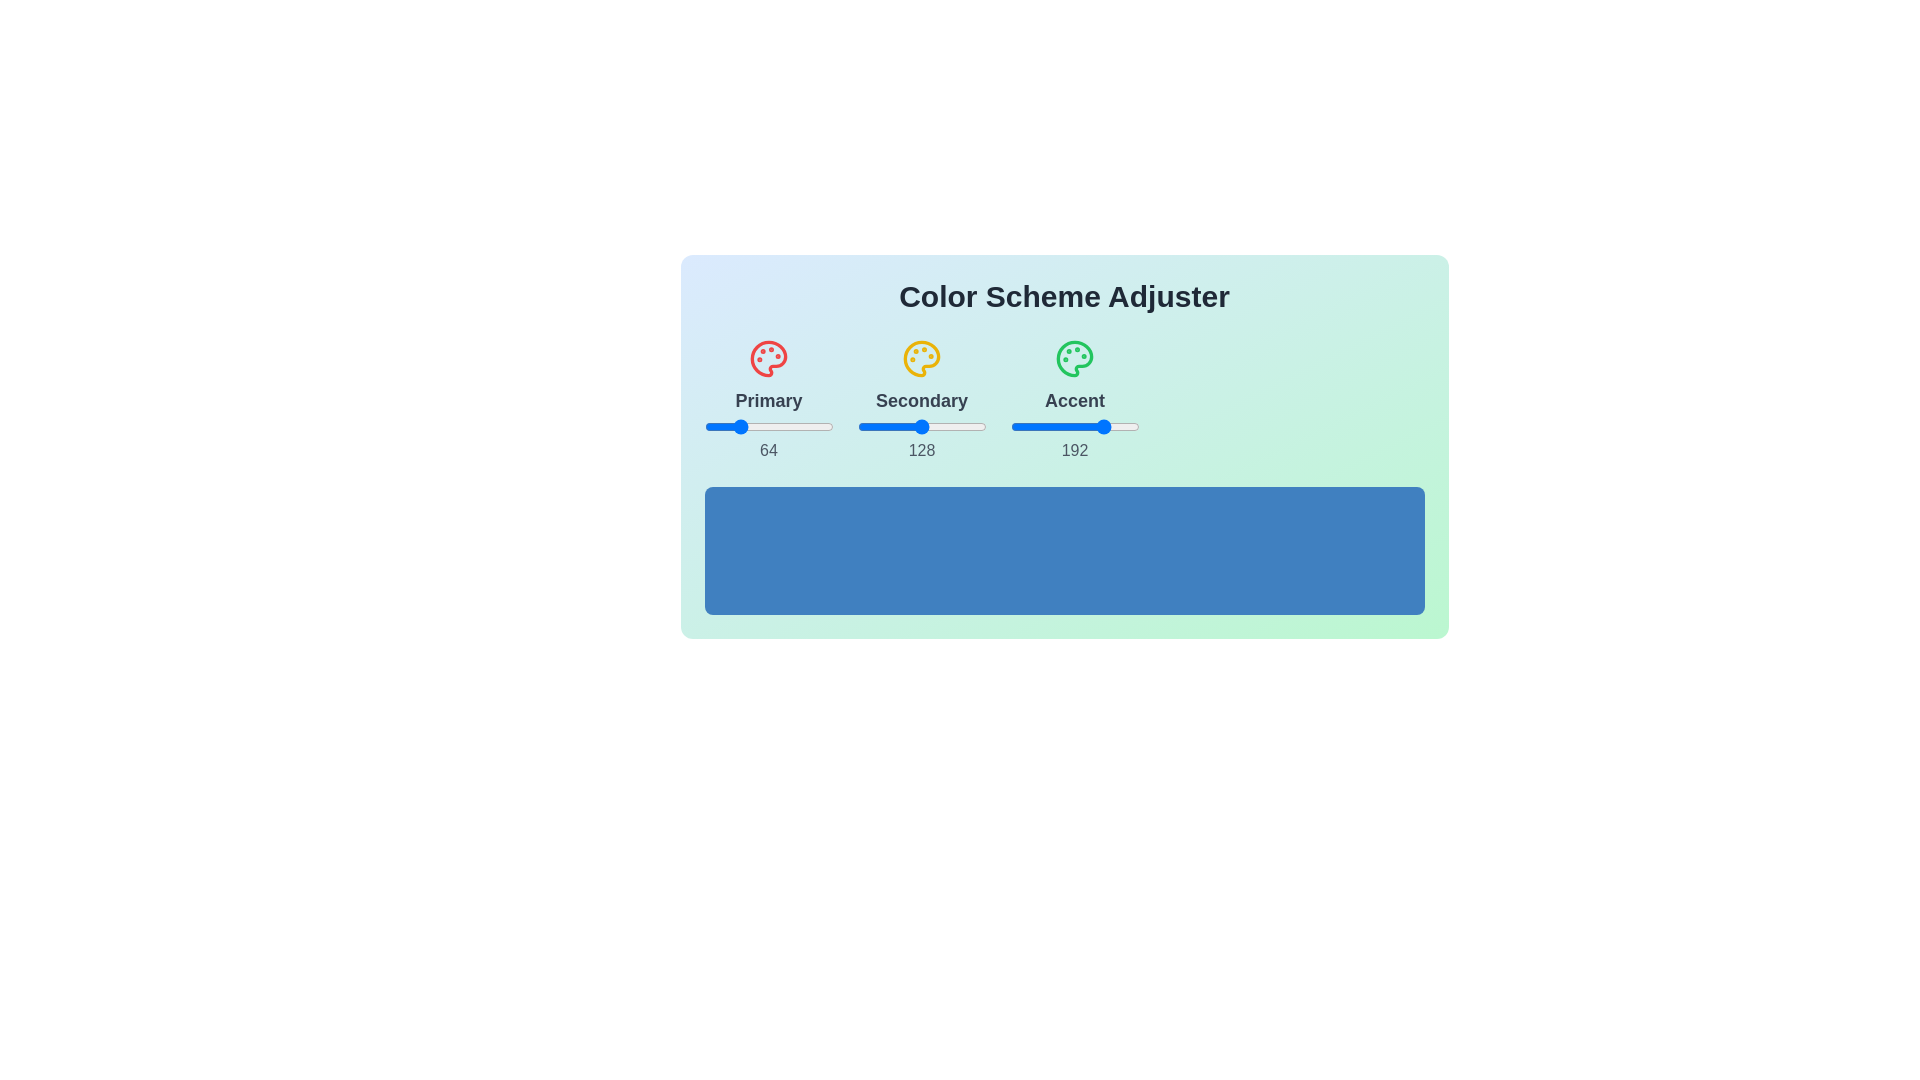 Image resolution: width=1920 pixels, height=1080 pixels. Describe the element at coordinates (1001, 426) in the screenshot. I see `the 1 slider to 158` at that location.